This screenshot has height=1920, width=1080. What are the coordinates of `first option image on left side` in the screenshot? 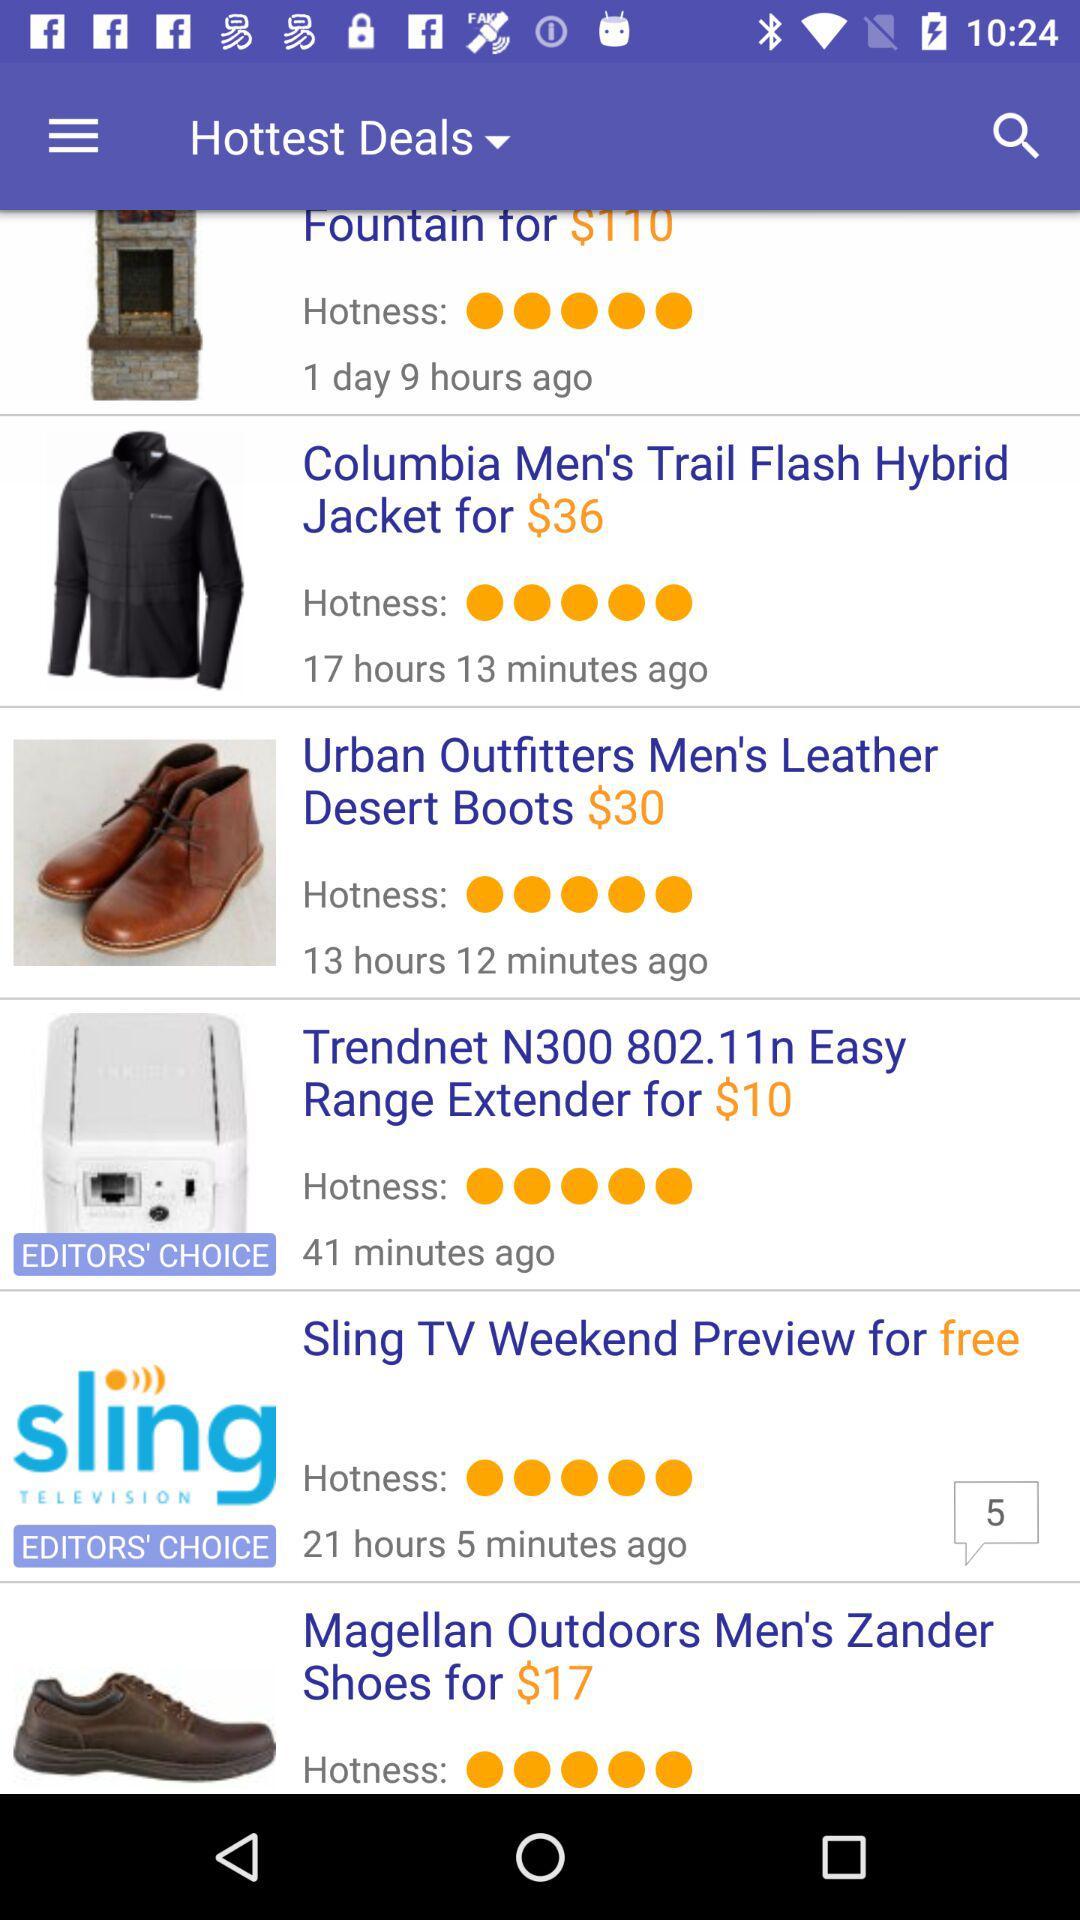 It's located at (144, 304).